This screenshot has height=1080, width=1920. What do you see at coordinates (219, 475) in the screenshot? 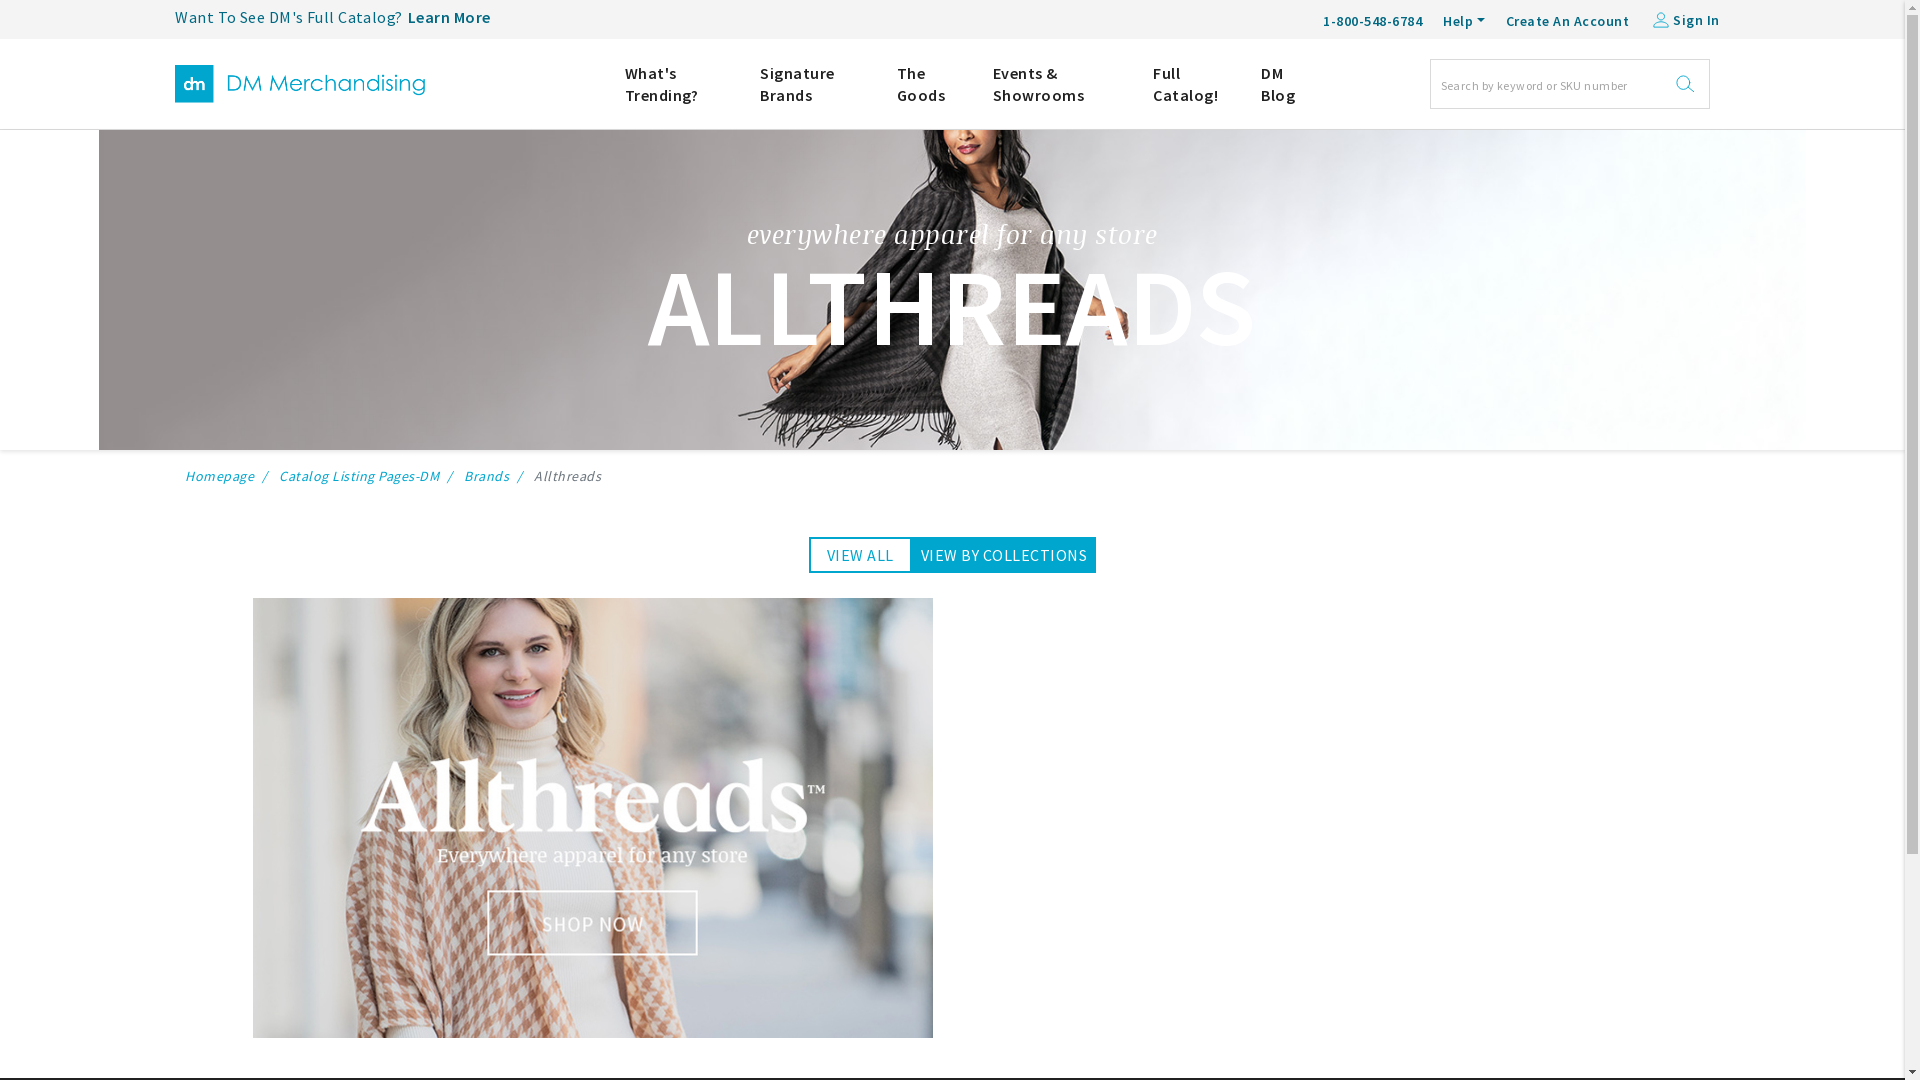
I see `'Homepage'` at bounding box center [219, 475].